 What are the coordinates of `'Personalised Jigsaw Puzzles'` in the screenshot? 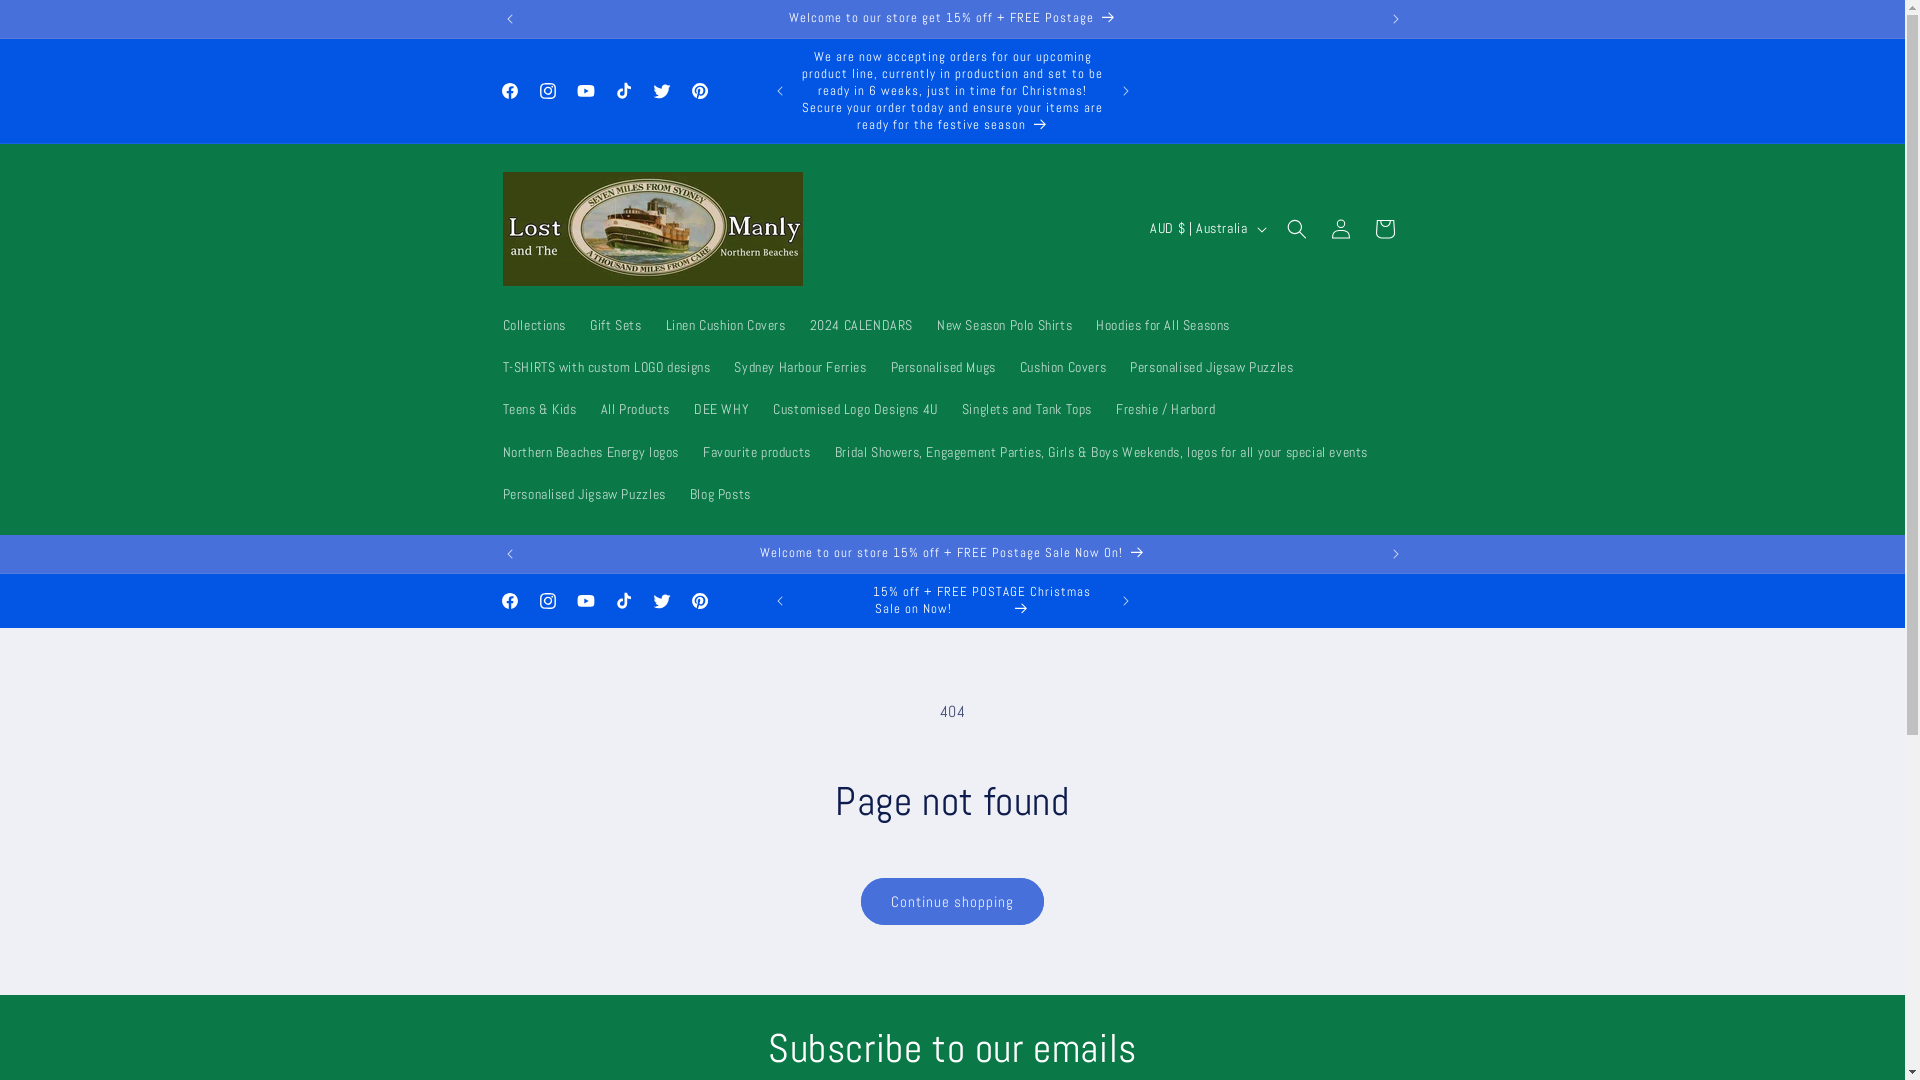 It's located at (489, 493).